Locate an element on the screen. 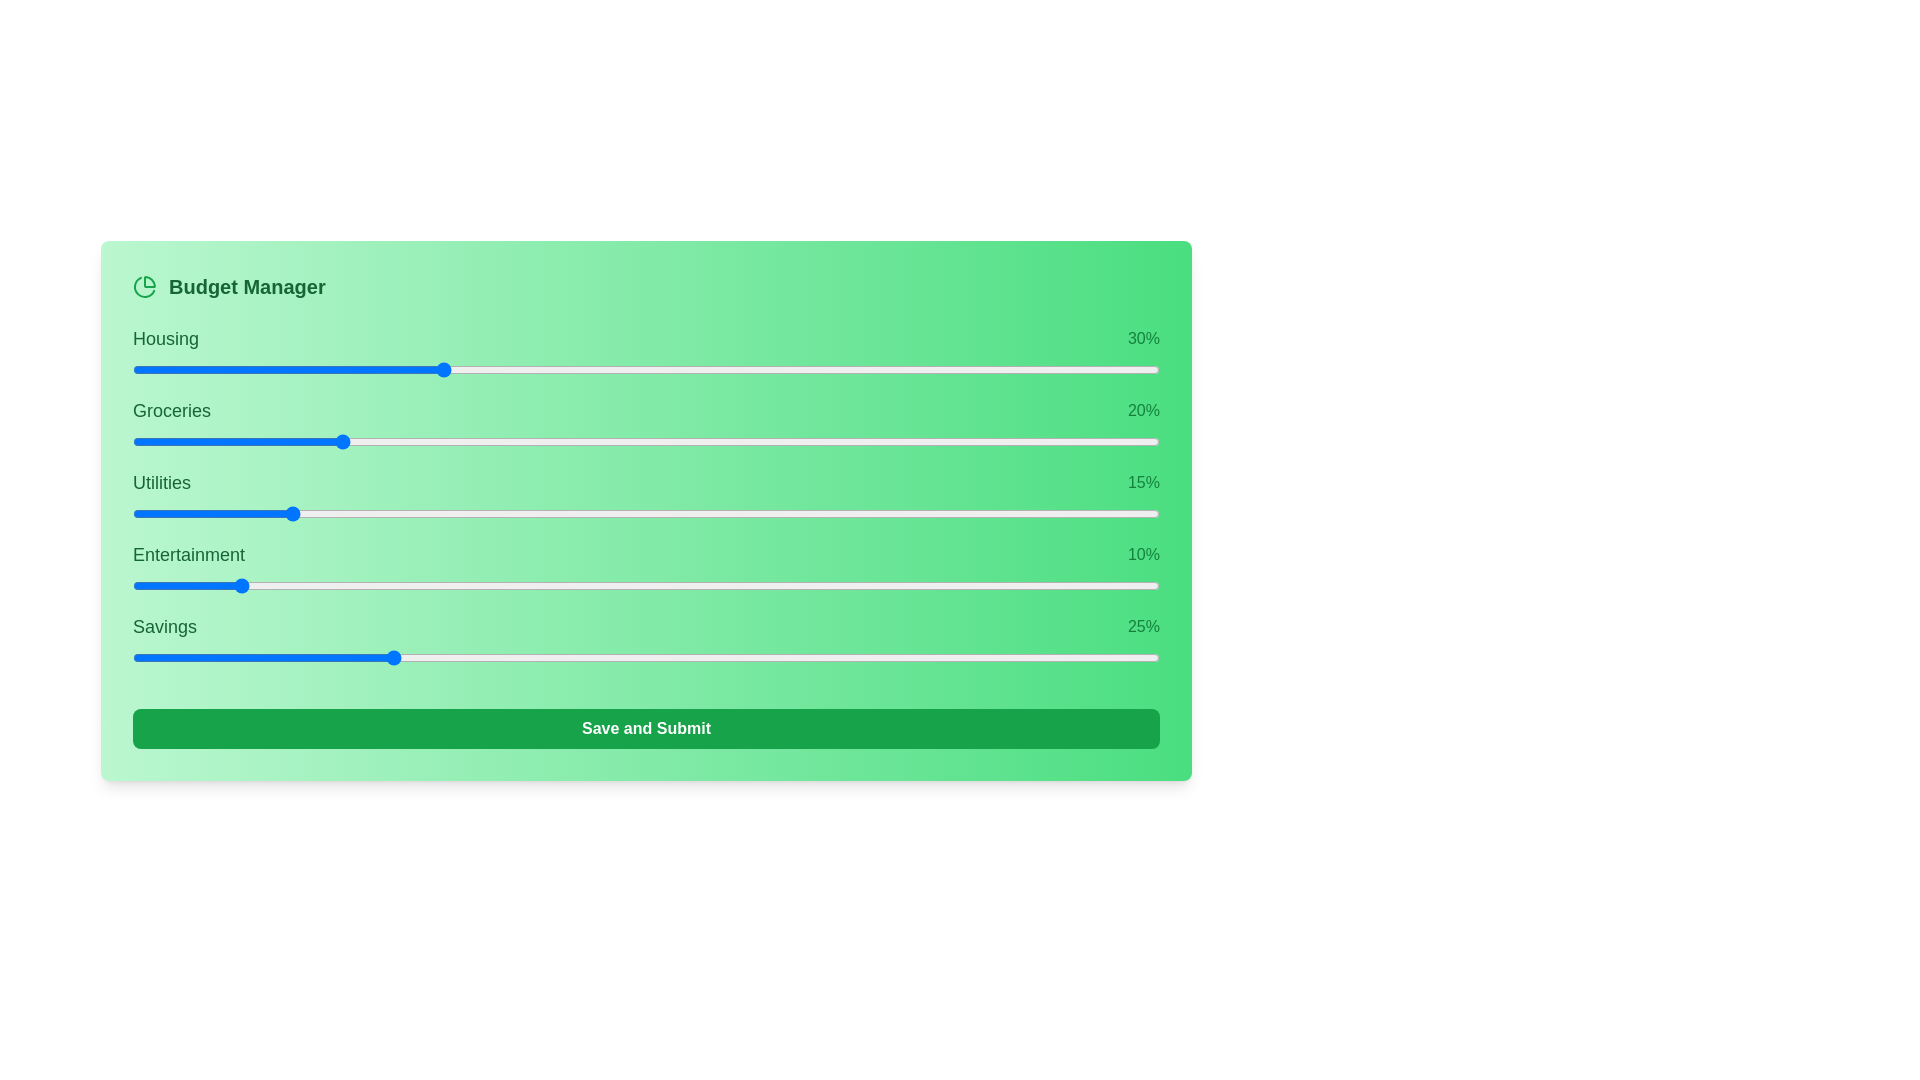 This screenshot has height=1080, width=1920. the slider for 2 to 21% allocation is located at coordinates (753, 512).